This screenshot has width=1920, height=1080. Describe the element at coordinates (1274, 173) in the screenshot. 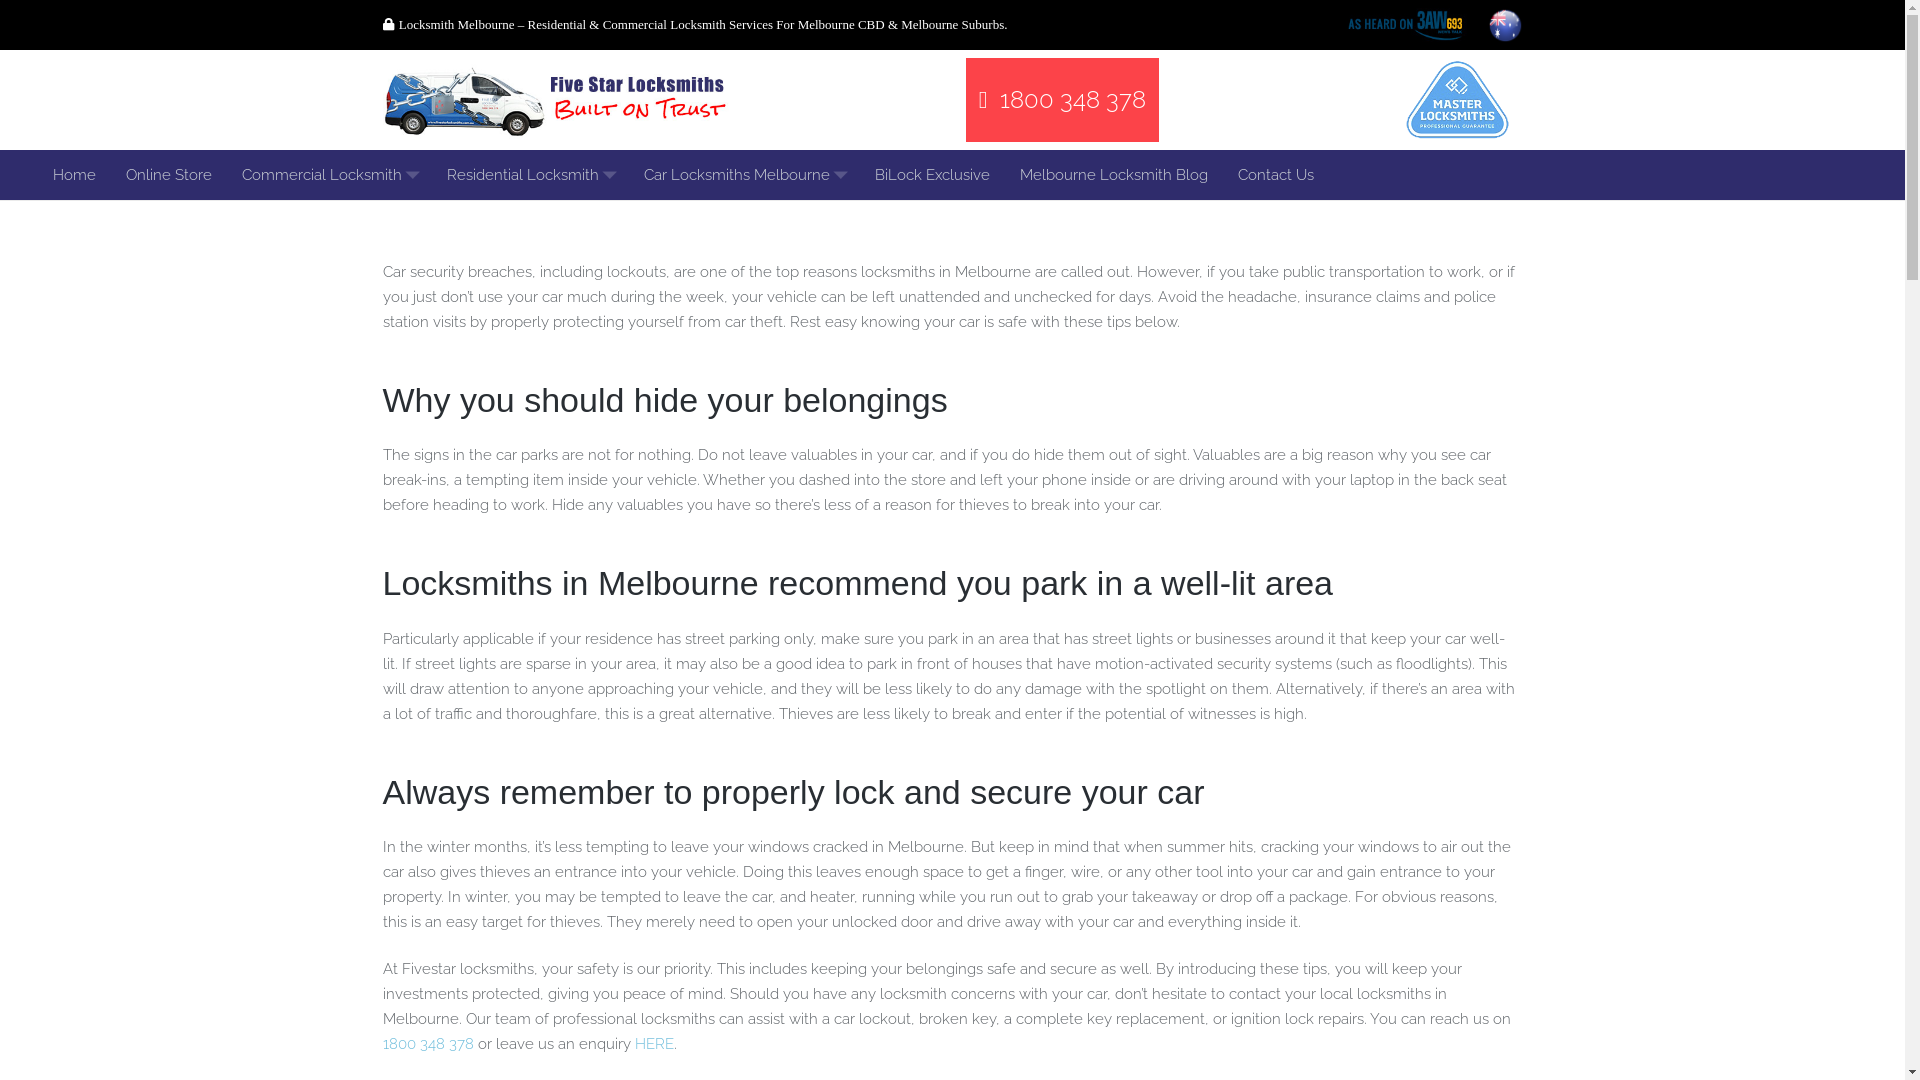

I see `'Contact Us'` at that location.